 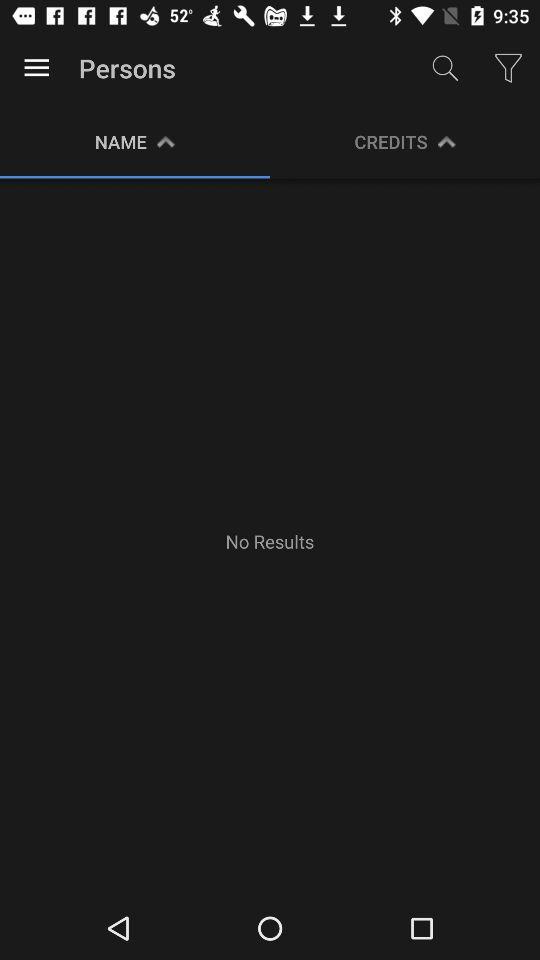 What do you see at coordinates (445, 68) in the screenshot?
I see `the icon next to the persons app` at bounding box center [445, 68].